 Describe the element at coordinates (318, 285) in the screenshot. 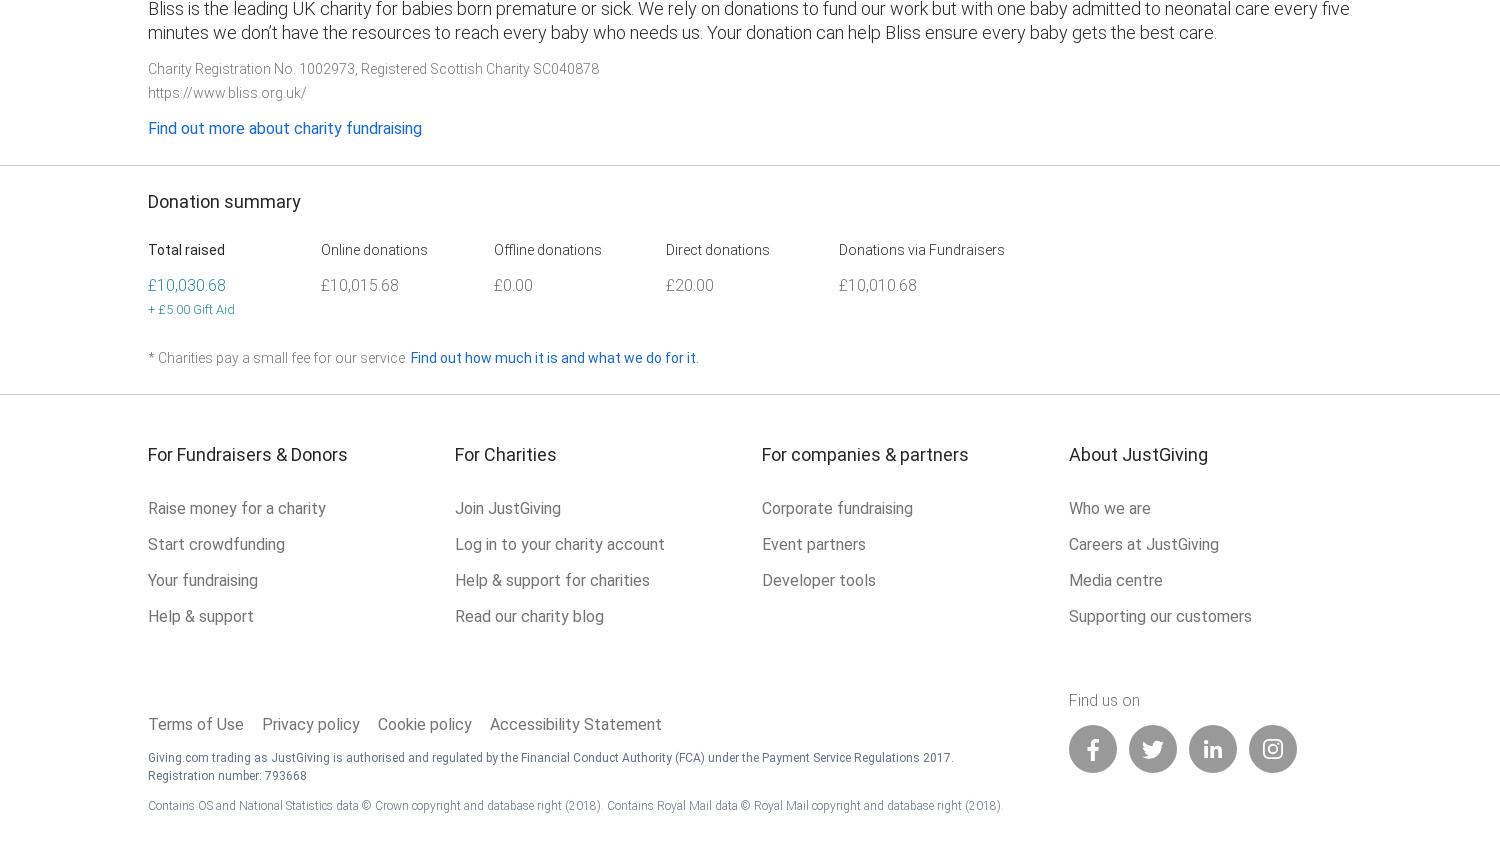

I see `'£10,015.68'` at that location.